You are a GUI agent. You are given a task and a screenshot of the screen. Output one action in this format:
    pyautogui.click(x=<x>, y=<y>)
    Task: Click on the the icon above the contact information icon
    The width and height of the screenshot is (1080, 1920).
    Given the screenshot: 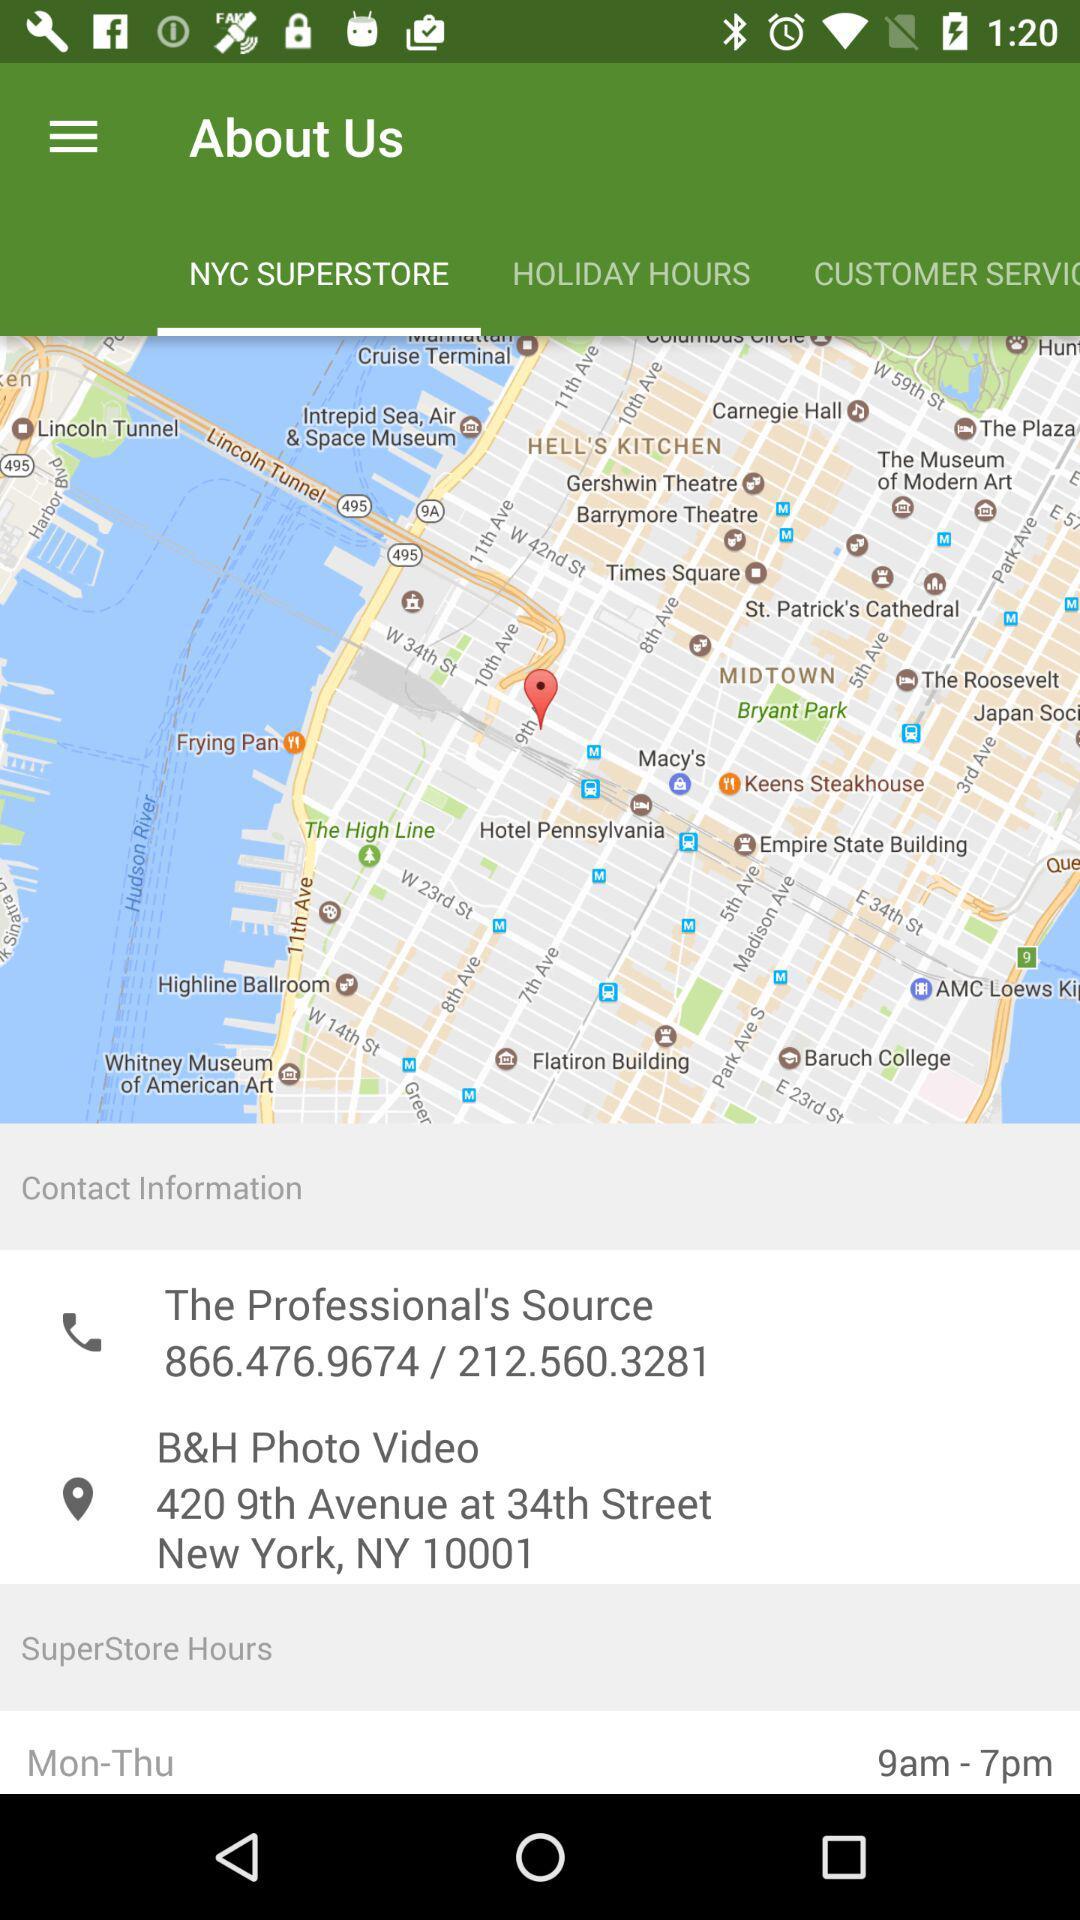 What is the action you would take?
    pyautogui.click(x=540, y=728)
    